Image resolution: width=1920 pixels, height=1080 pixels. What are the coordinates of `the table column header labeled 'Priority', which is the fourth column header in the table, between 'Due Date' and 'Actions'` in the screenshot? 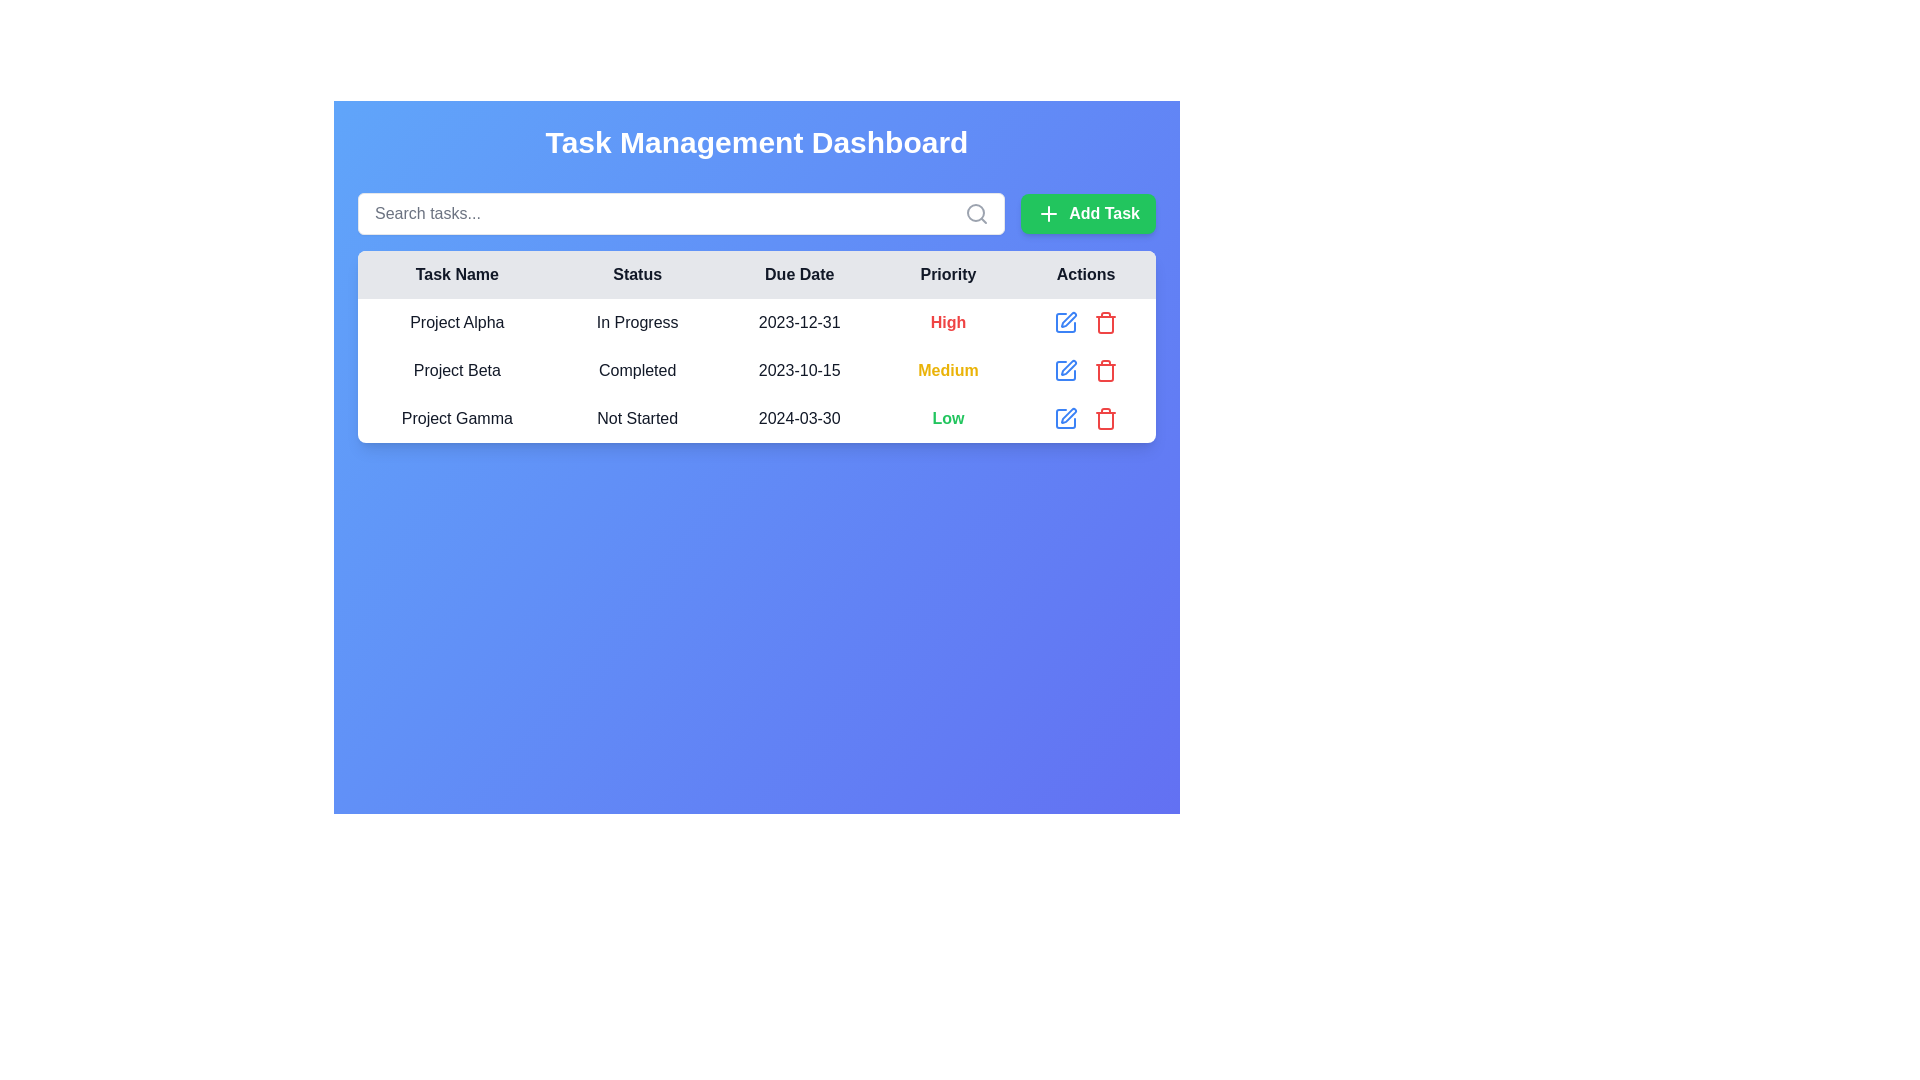 It's located at (947, 274).